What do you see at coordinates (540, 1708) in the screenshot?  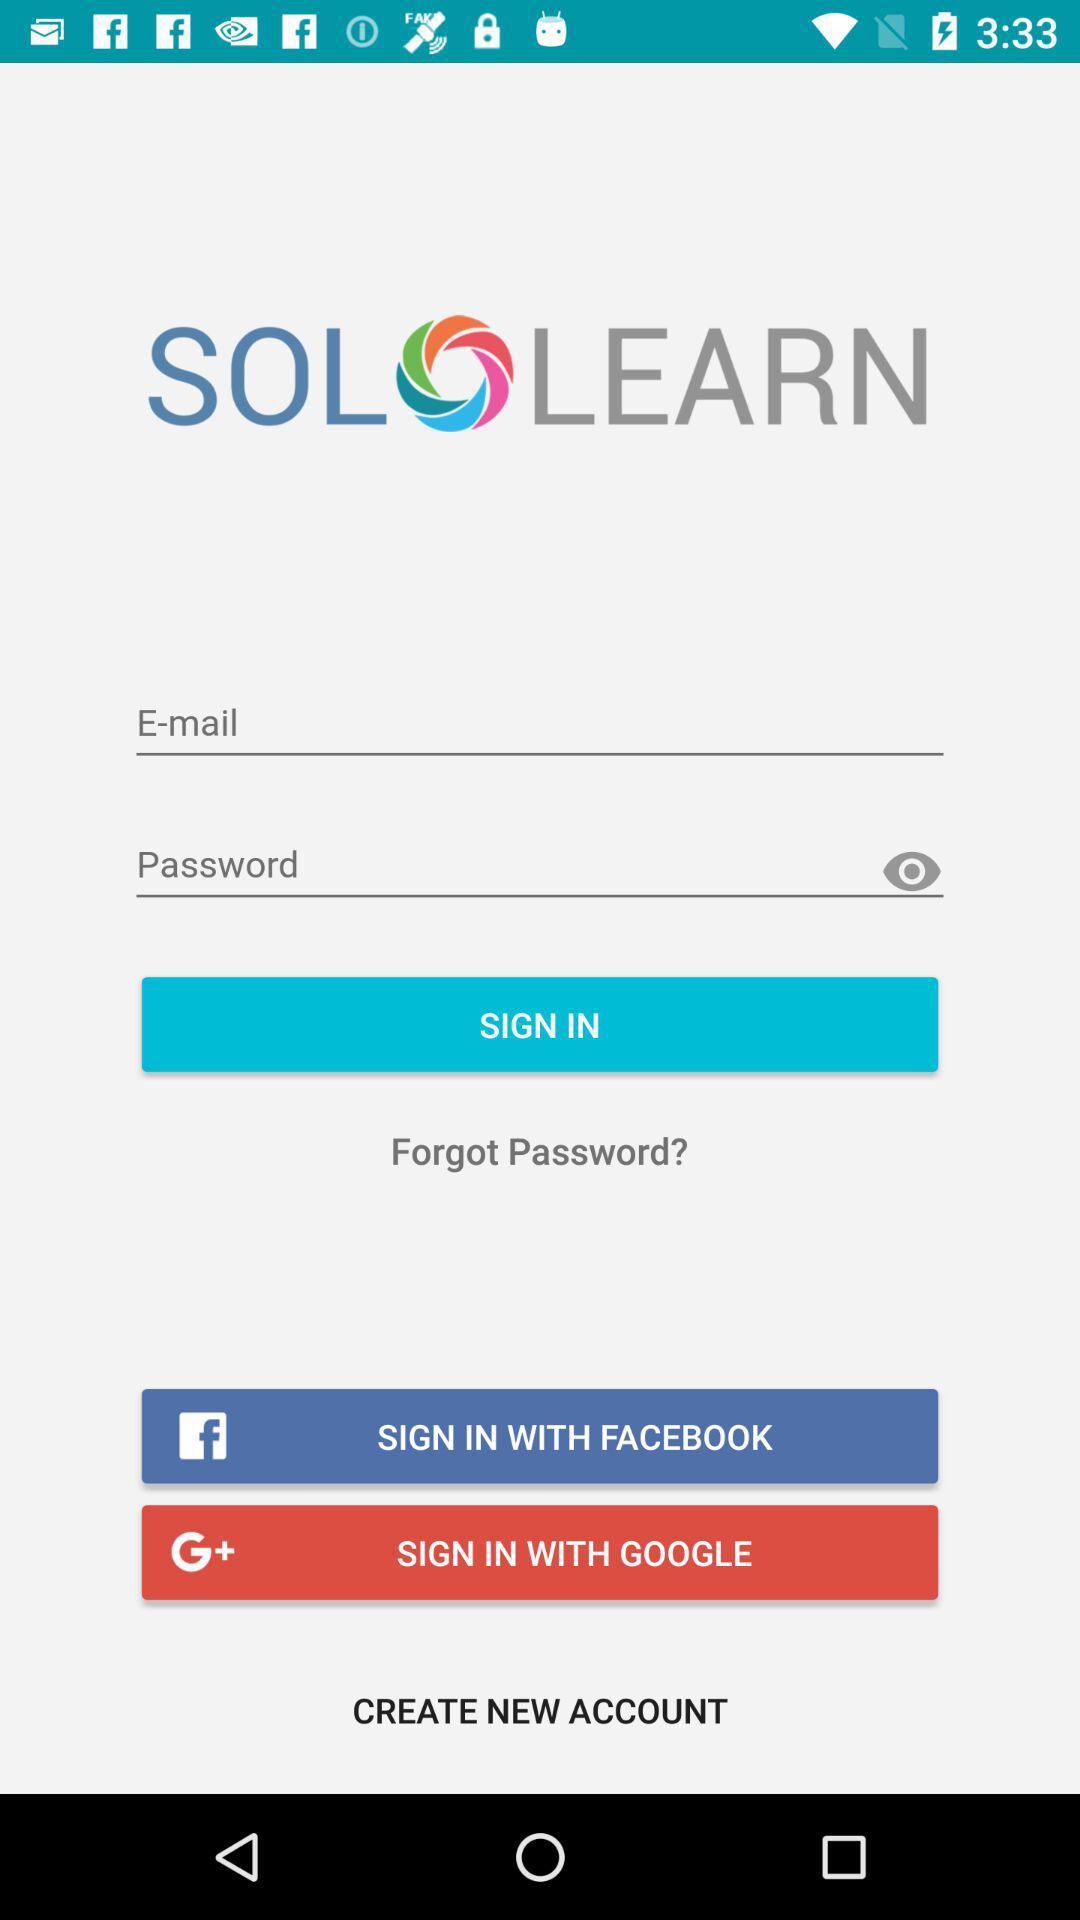 I see `create new account` at bounding box center [540, 1708].